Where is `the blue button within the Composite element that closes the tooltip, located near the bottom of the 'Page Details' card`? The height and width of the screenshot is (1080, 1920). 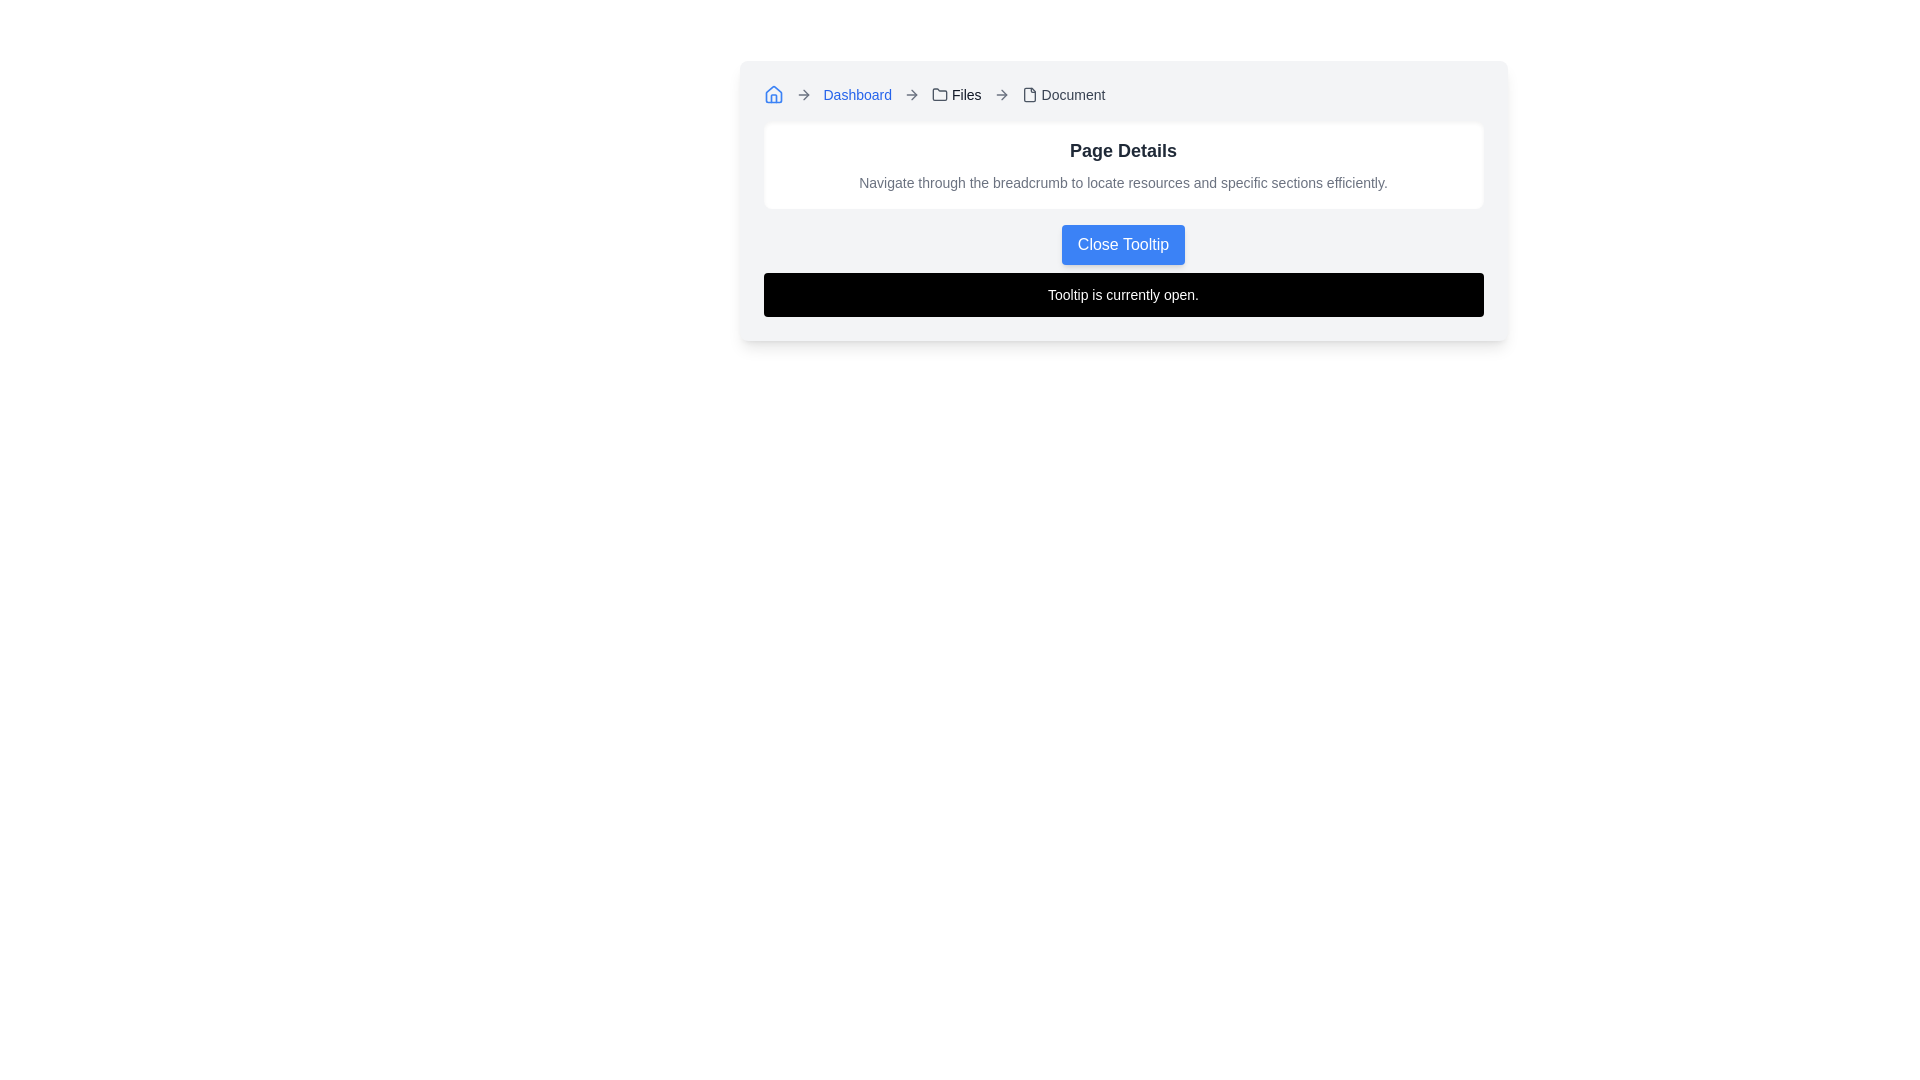
the blue button within the Composite element that closes the tooltip, located near the bottom of the 'Page Details' card is located at coordinates (1123, 270).